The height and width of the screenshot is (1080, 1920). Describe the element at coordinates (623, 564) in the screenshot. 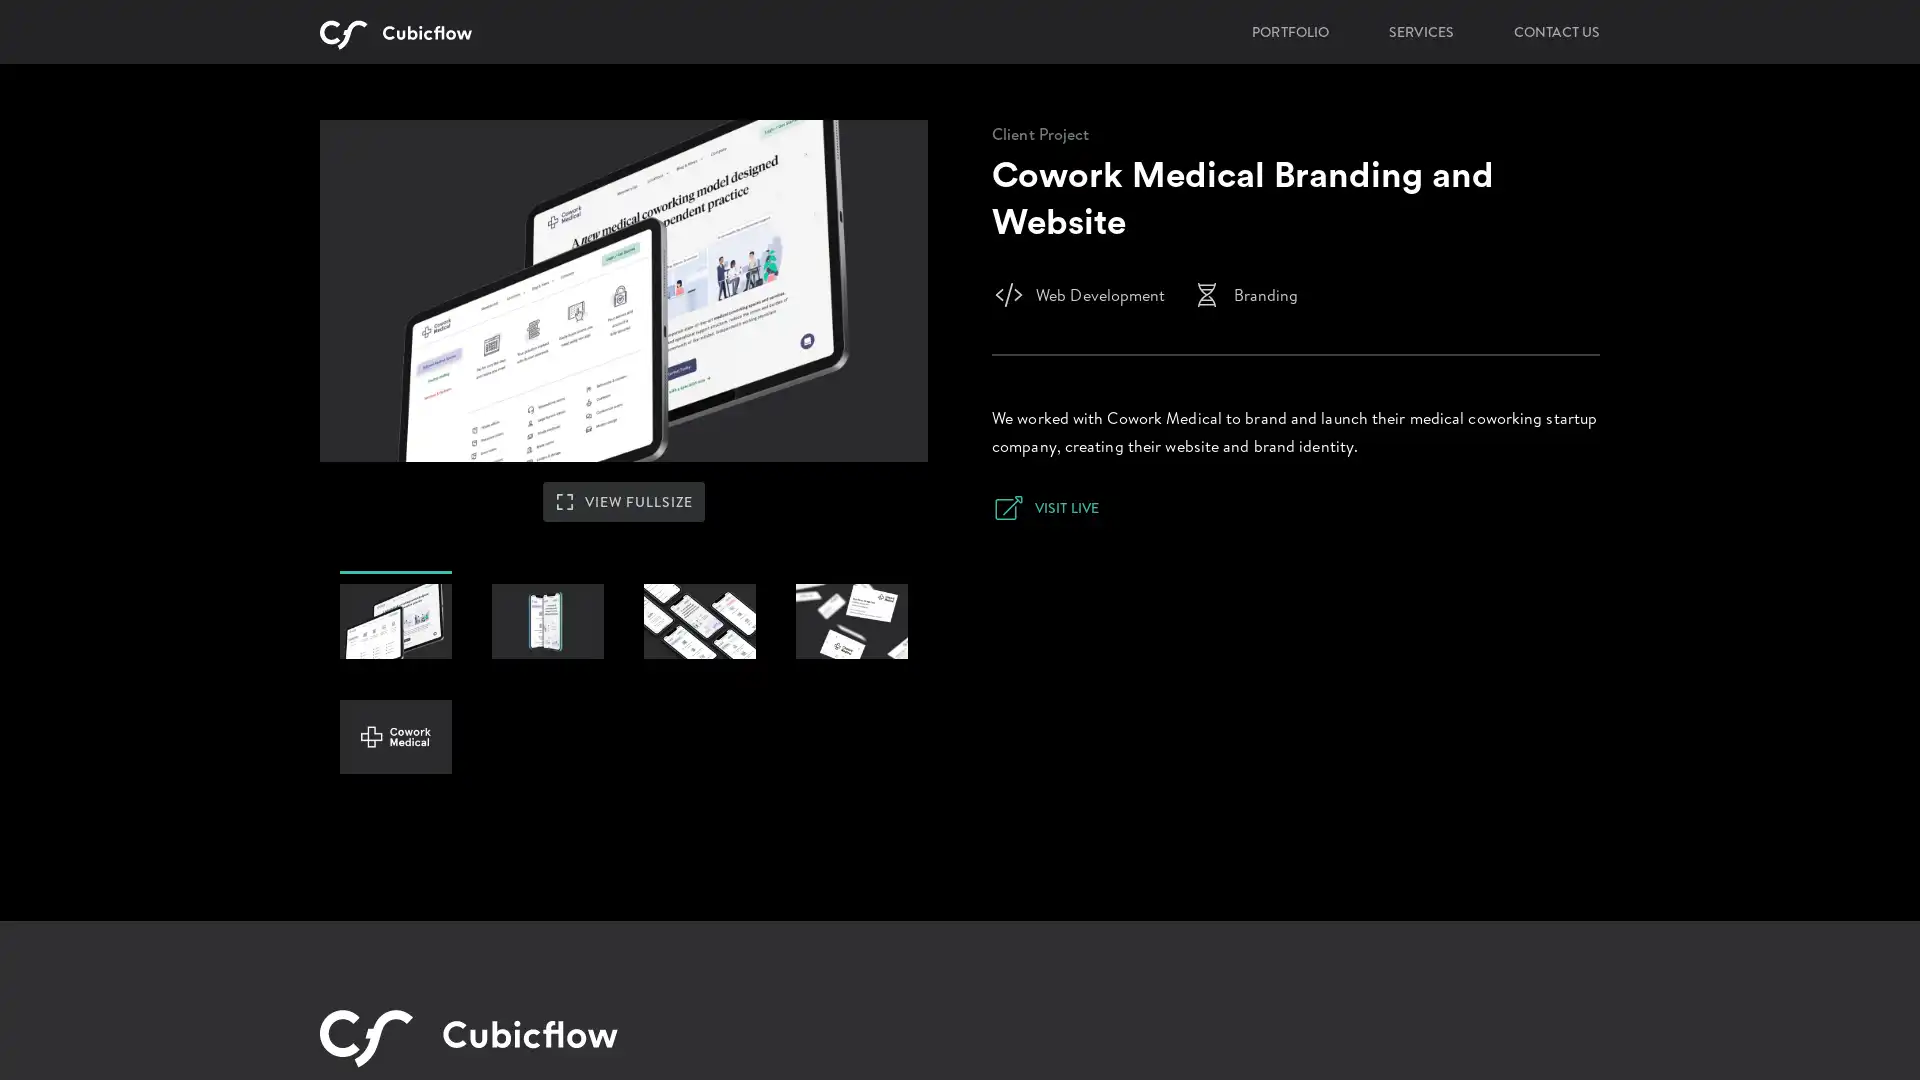

I see `VIEW FULLSIZE` at that location.